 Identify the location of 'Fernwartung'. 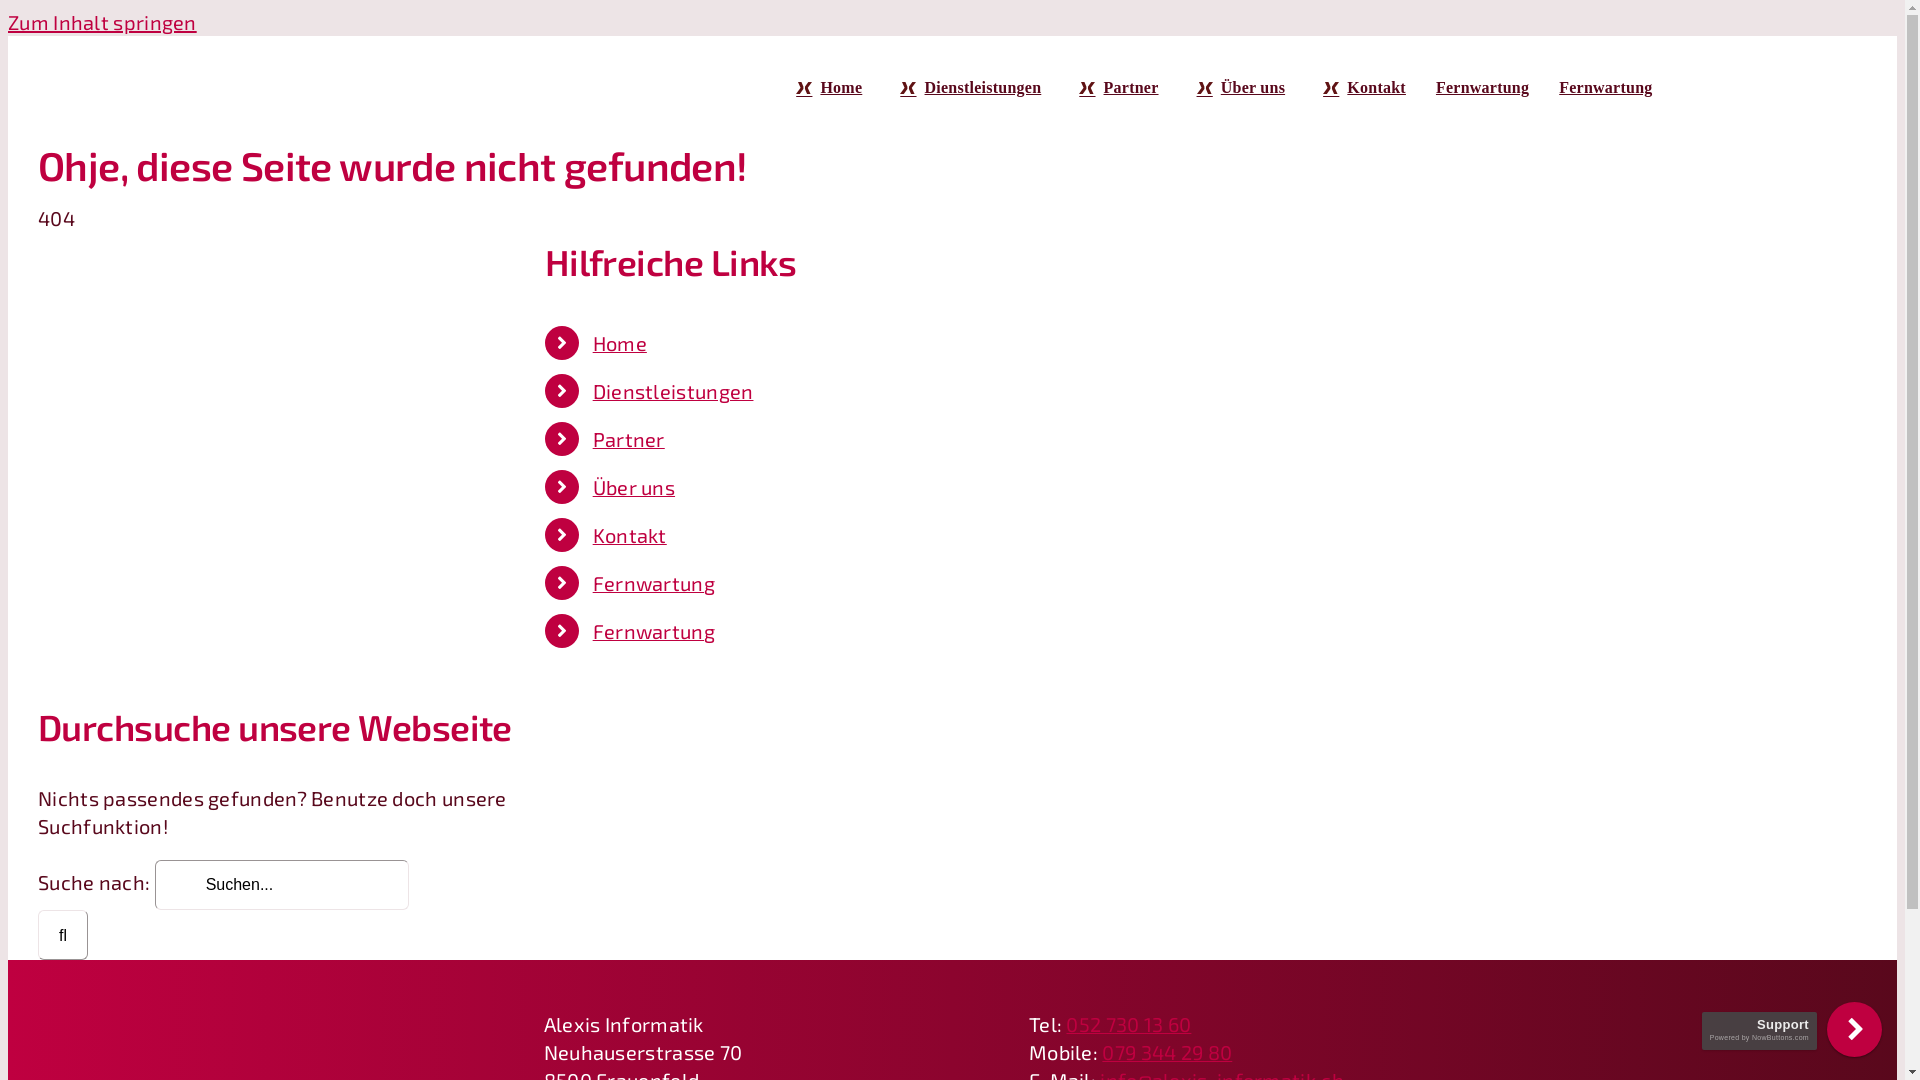
(1605, 87).